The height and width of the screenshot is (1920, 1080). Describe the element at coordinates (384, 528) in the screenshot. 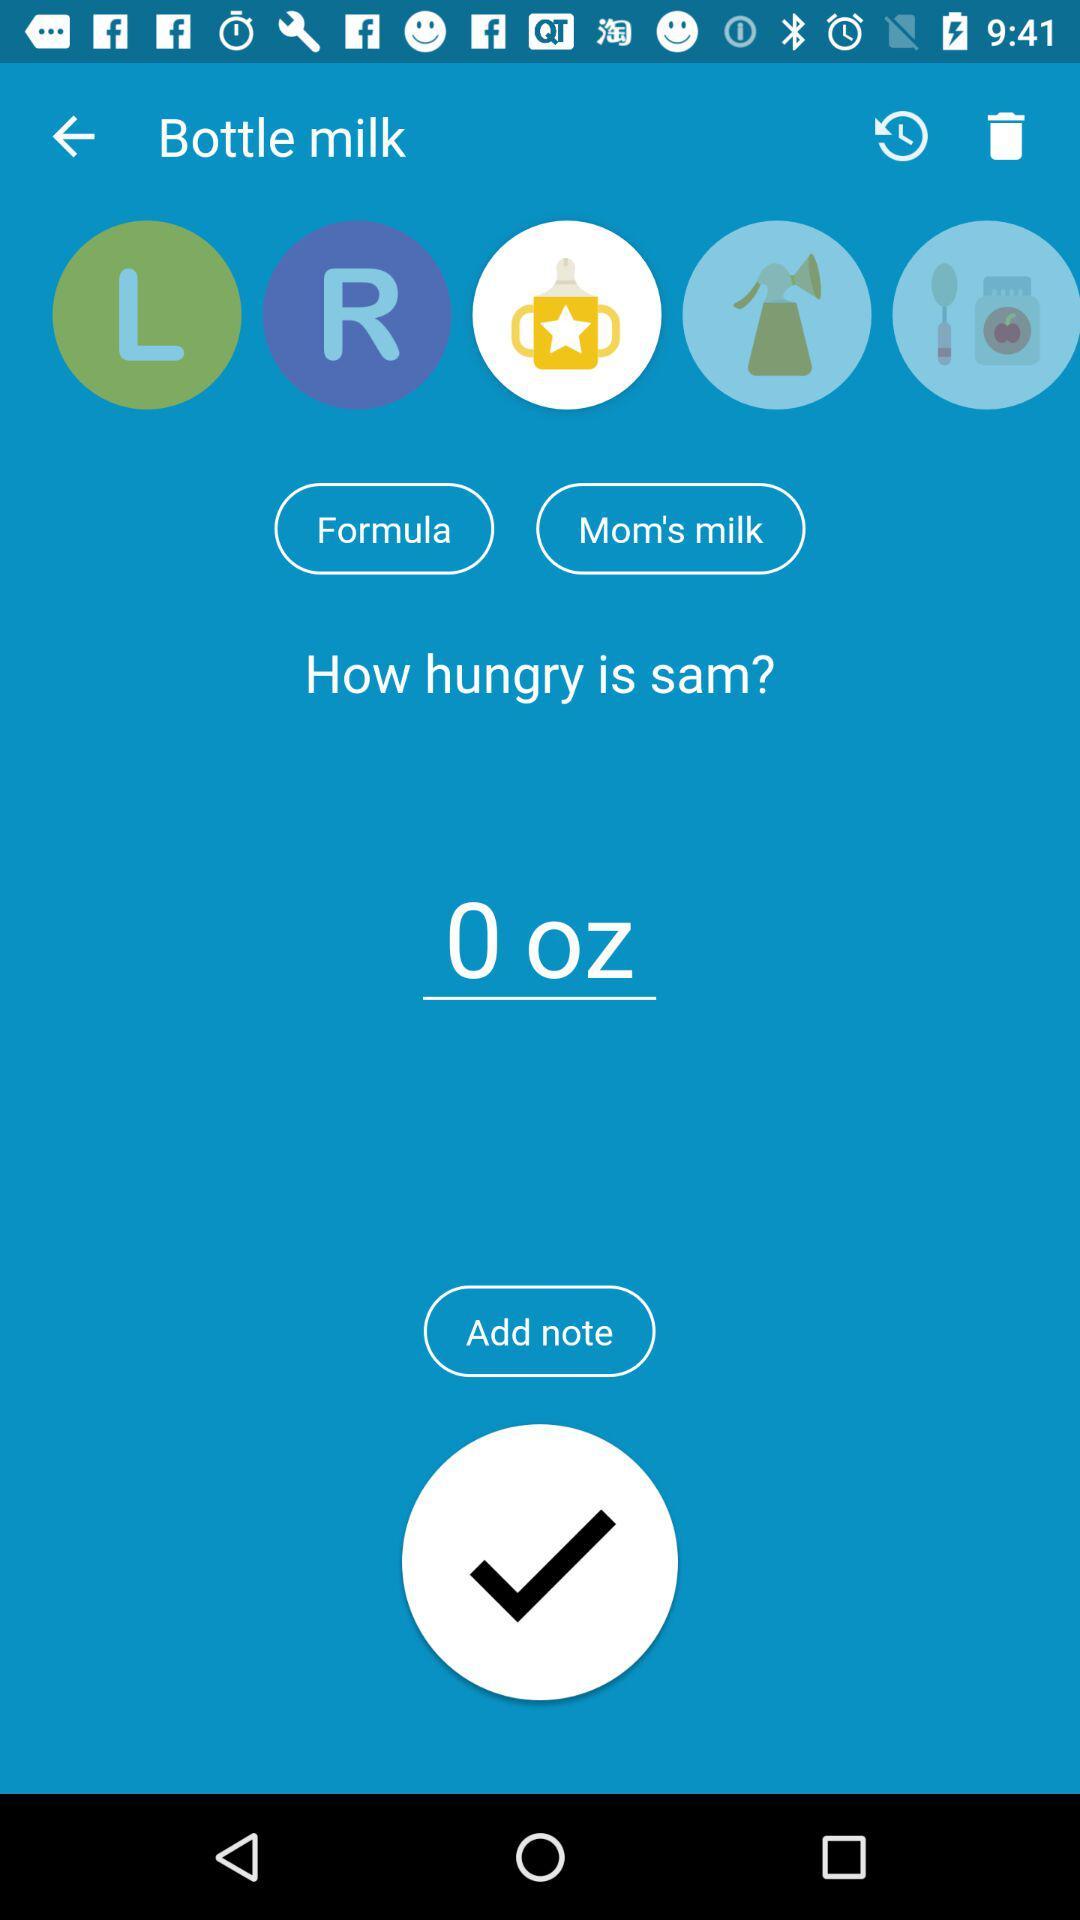

I see `item above the how hungry is` at that location.